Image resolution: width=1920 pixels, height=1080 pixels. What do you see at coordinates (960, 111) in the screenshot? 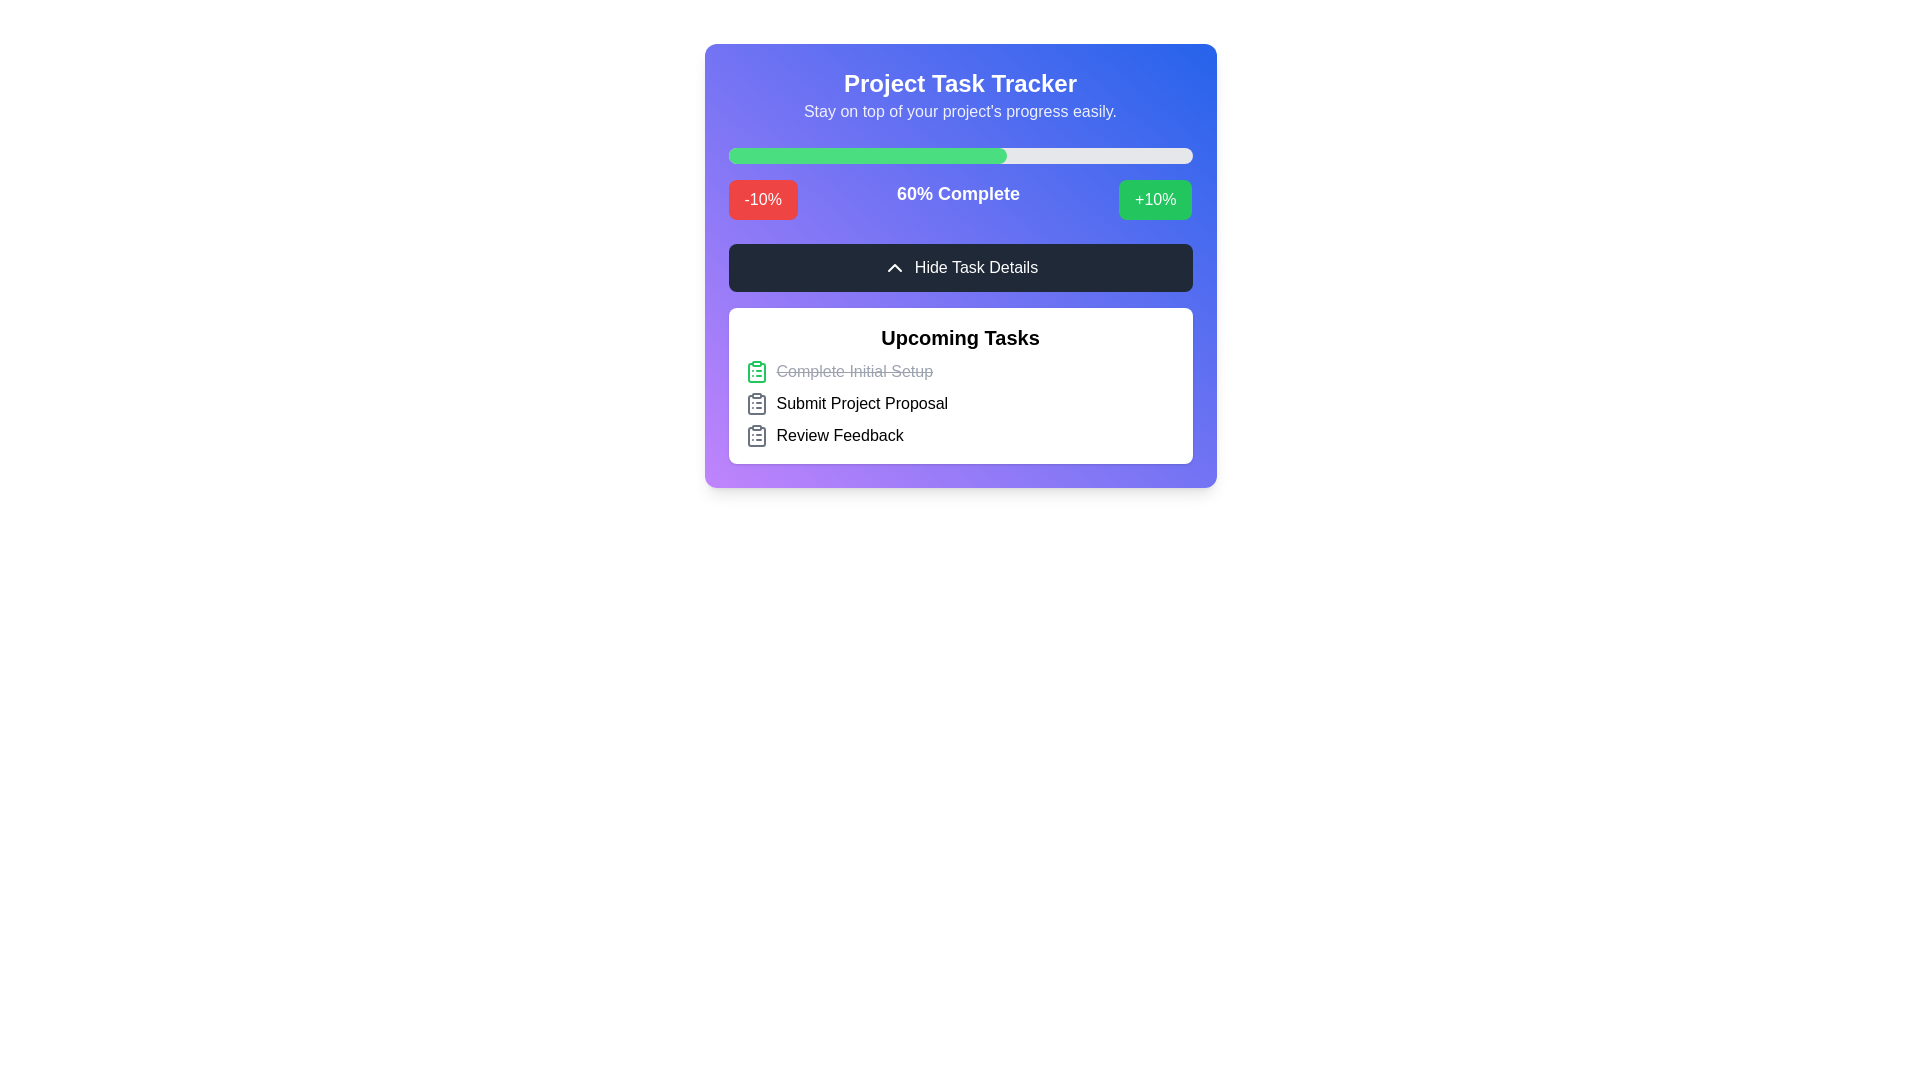
I see `the informative header text that summarizes the functionality of the application, located directly below the 'Project Task Tracker' heading` at bounding box center [960, 111].